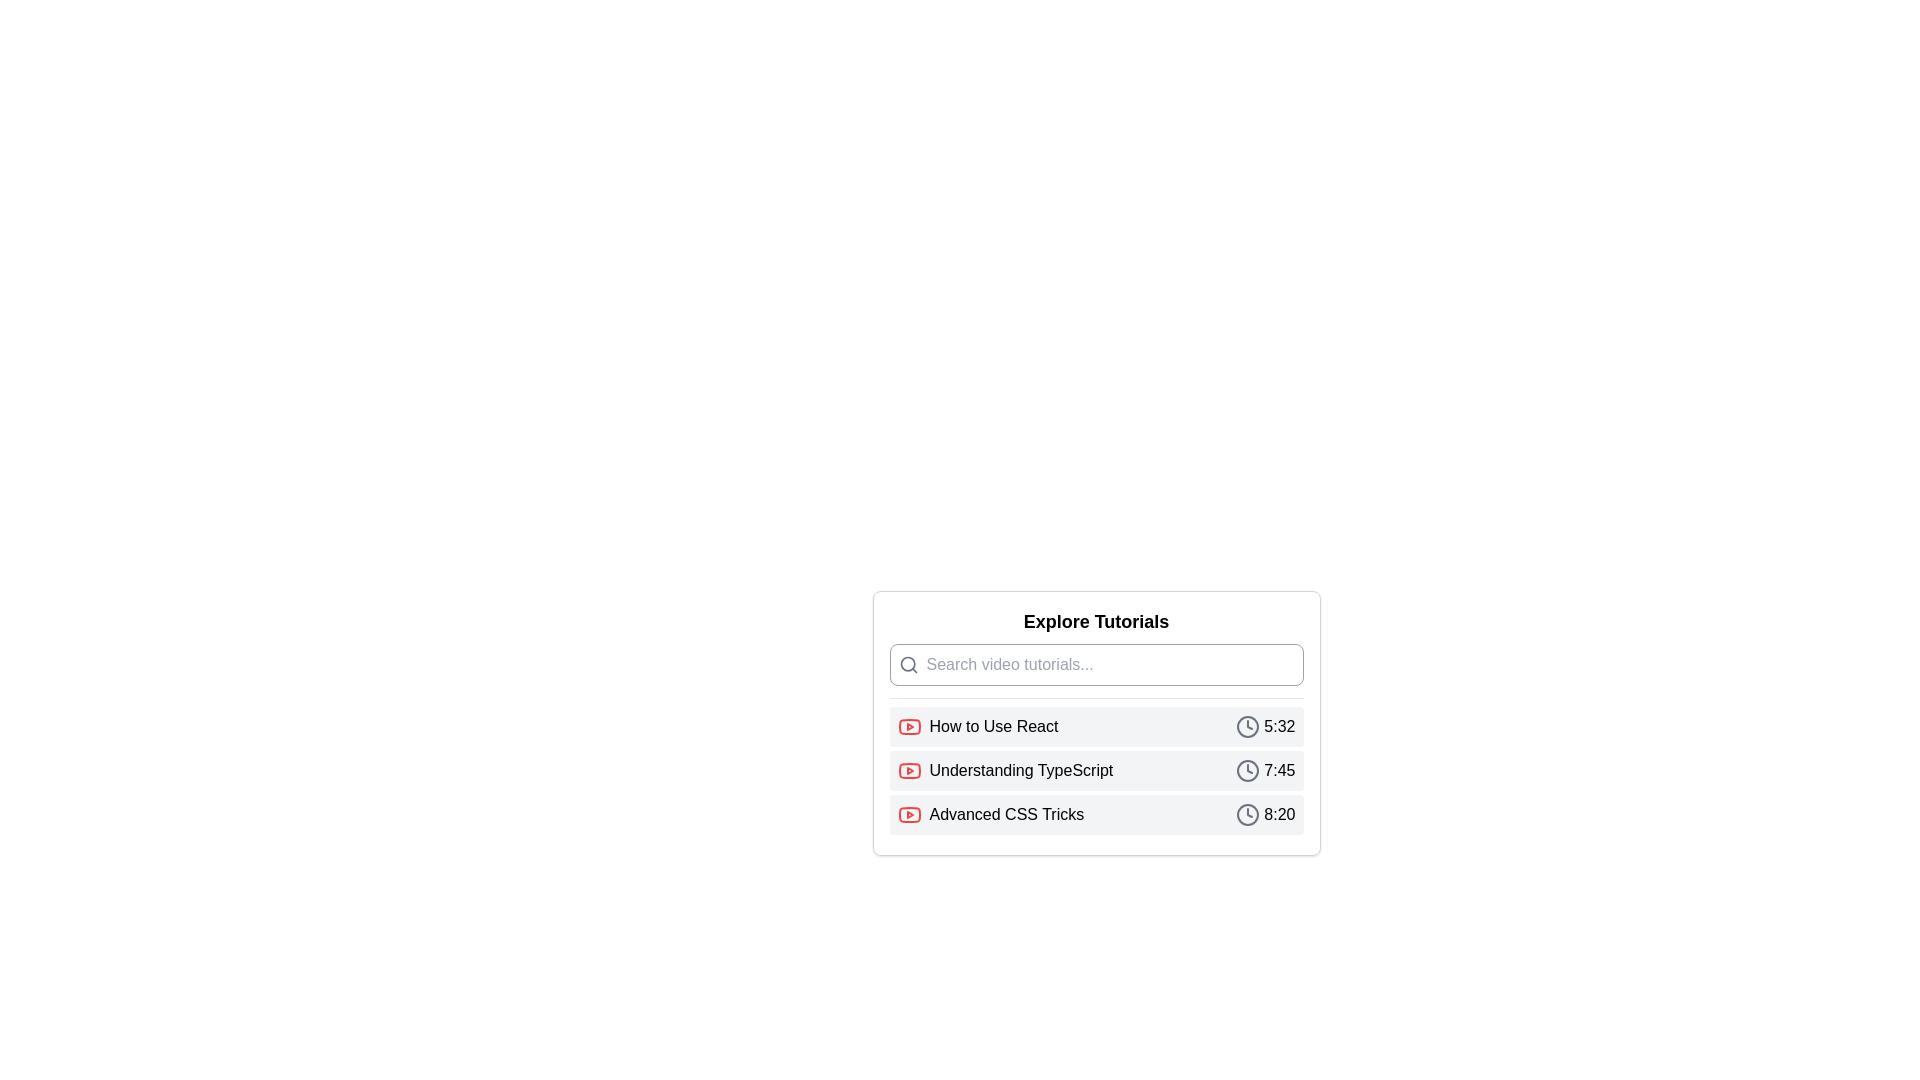  What do you see at coordinates (908, 726) in the screenshot?
I see `the red play button icon resembling a YouTube logo located before the 'How to Use React' text in the tutorial table` at bounding box center [908, 726].